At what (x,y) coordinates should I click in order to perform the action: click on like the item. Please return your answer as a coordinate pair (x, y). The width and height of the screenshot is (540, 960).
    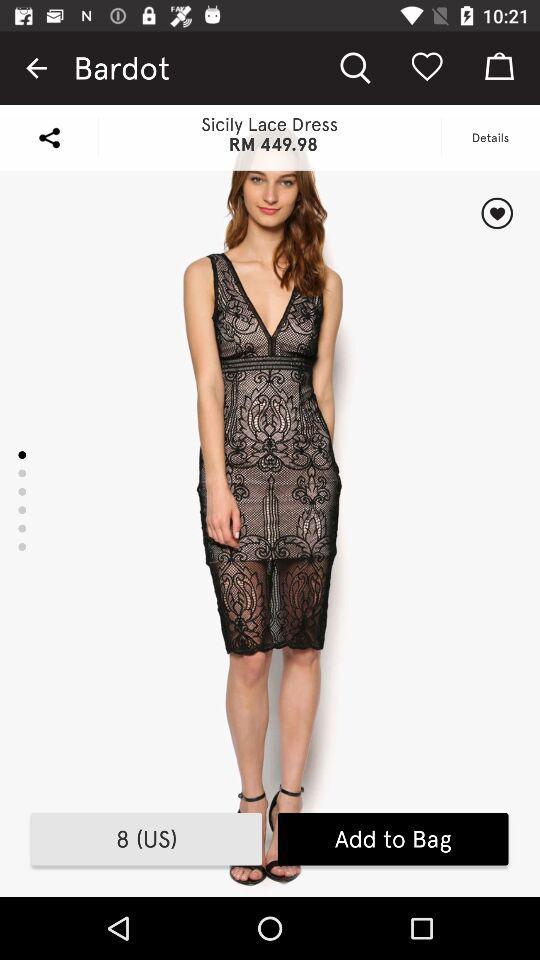
    Looking at the image, I should click on (496, 213).